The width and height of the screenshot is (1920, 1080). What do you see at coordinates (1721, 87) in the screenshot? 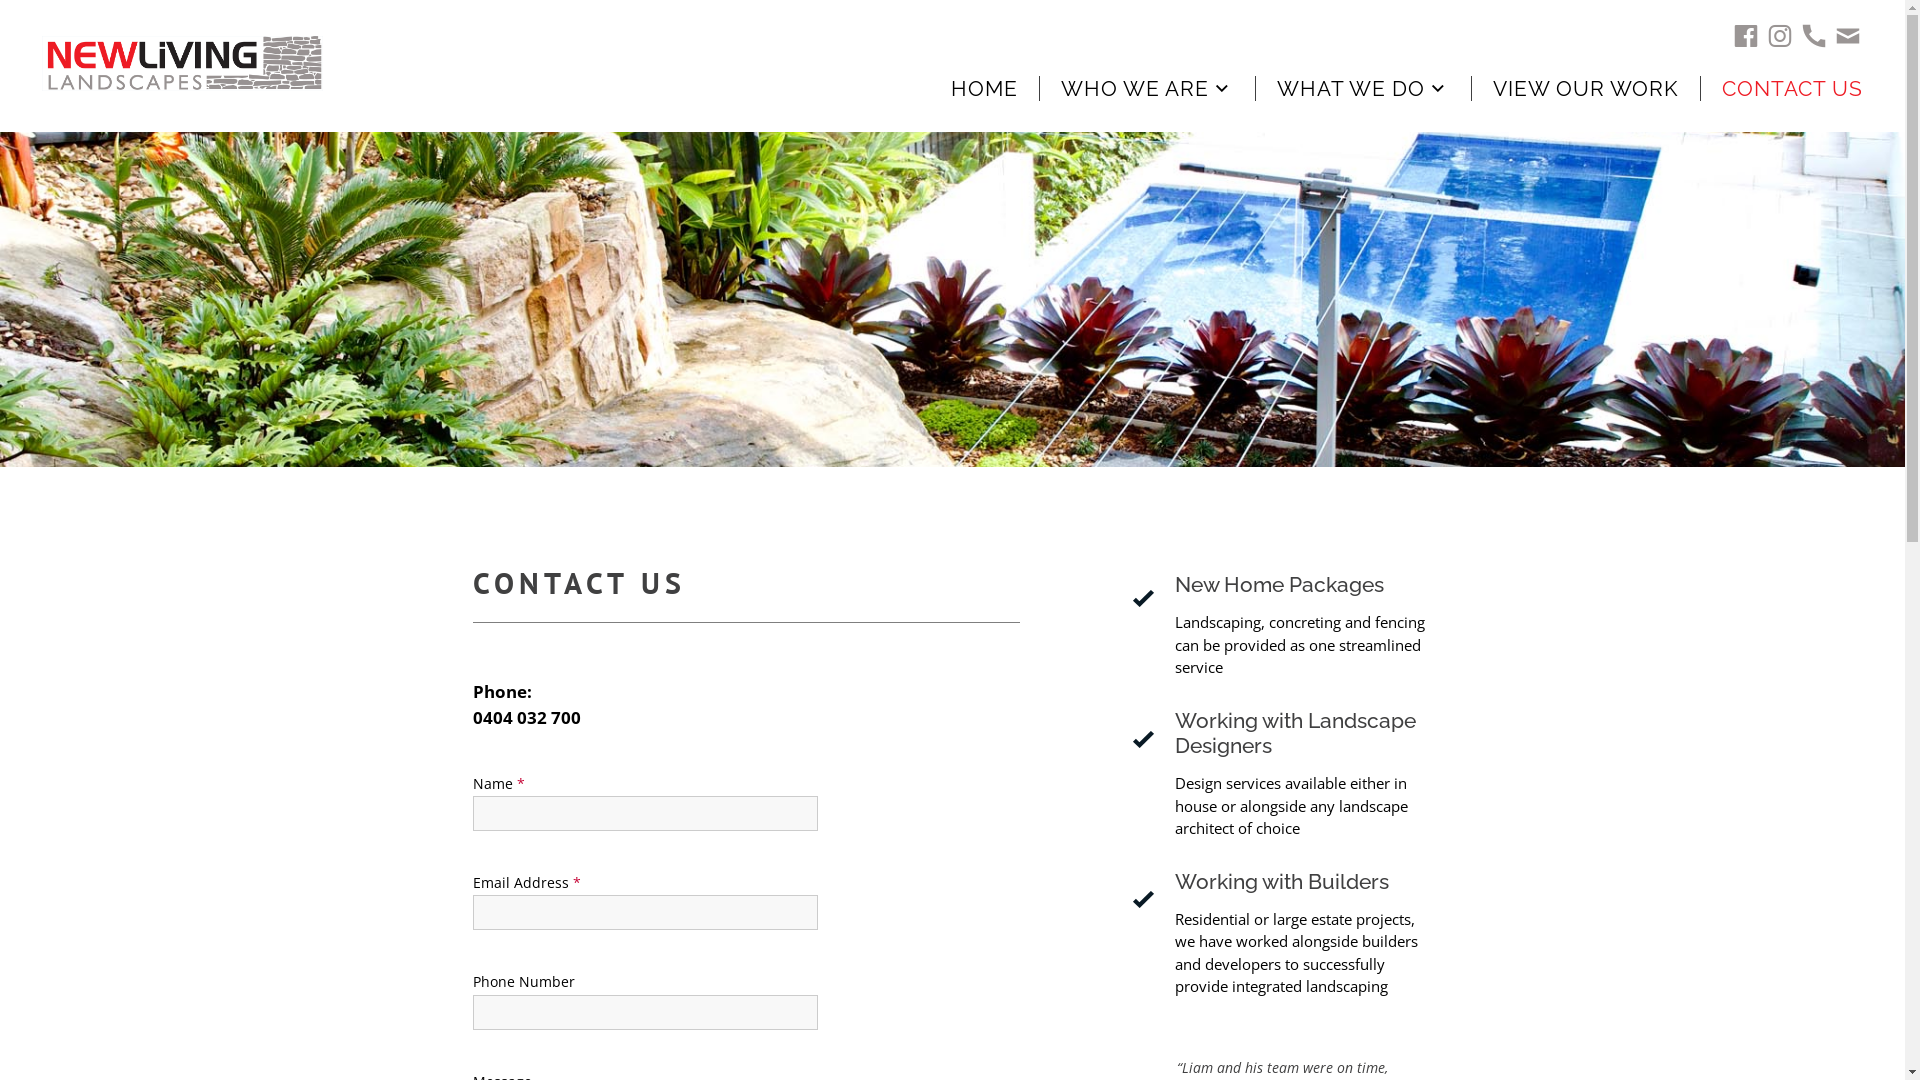
I see `'CONTACT US'` at bounding box center [1721, 87].